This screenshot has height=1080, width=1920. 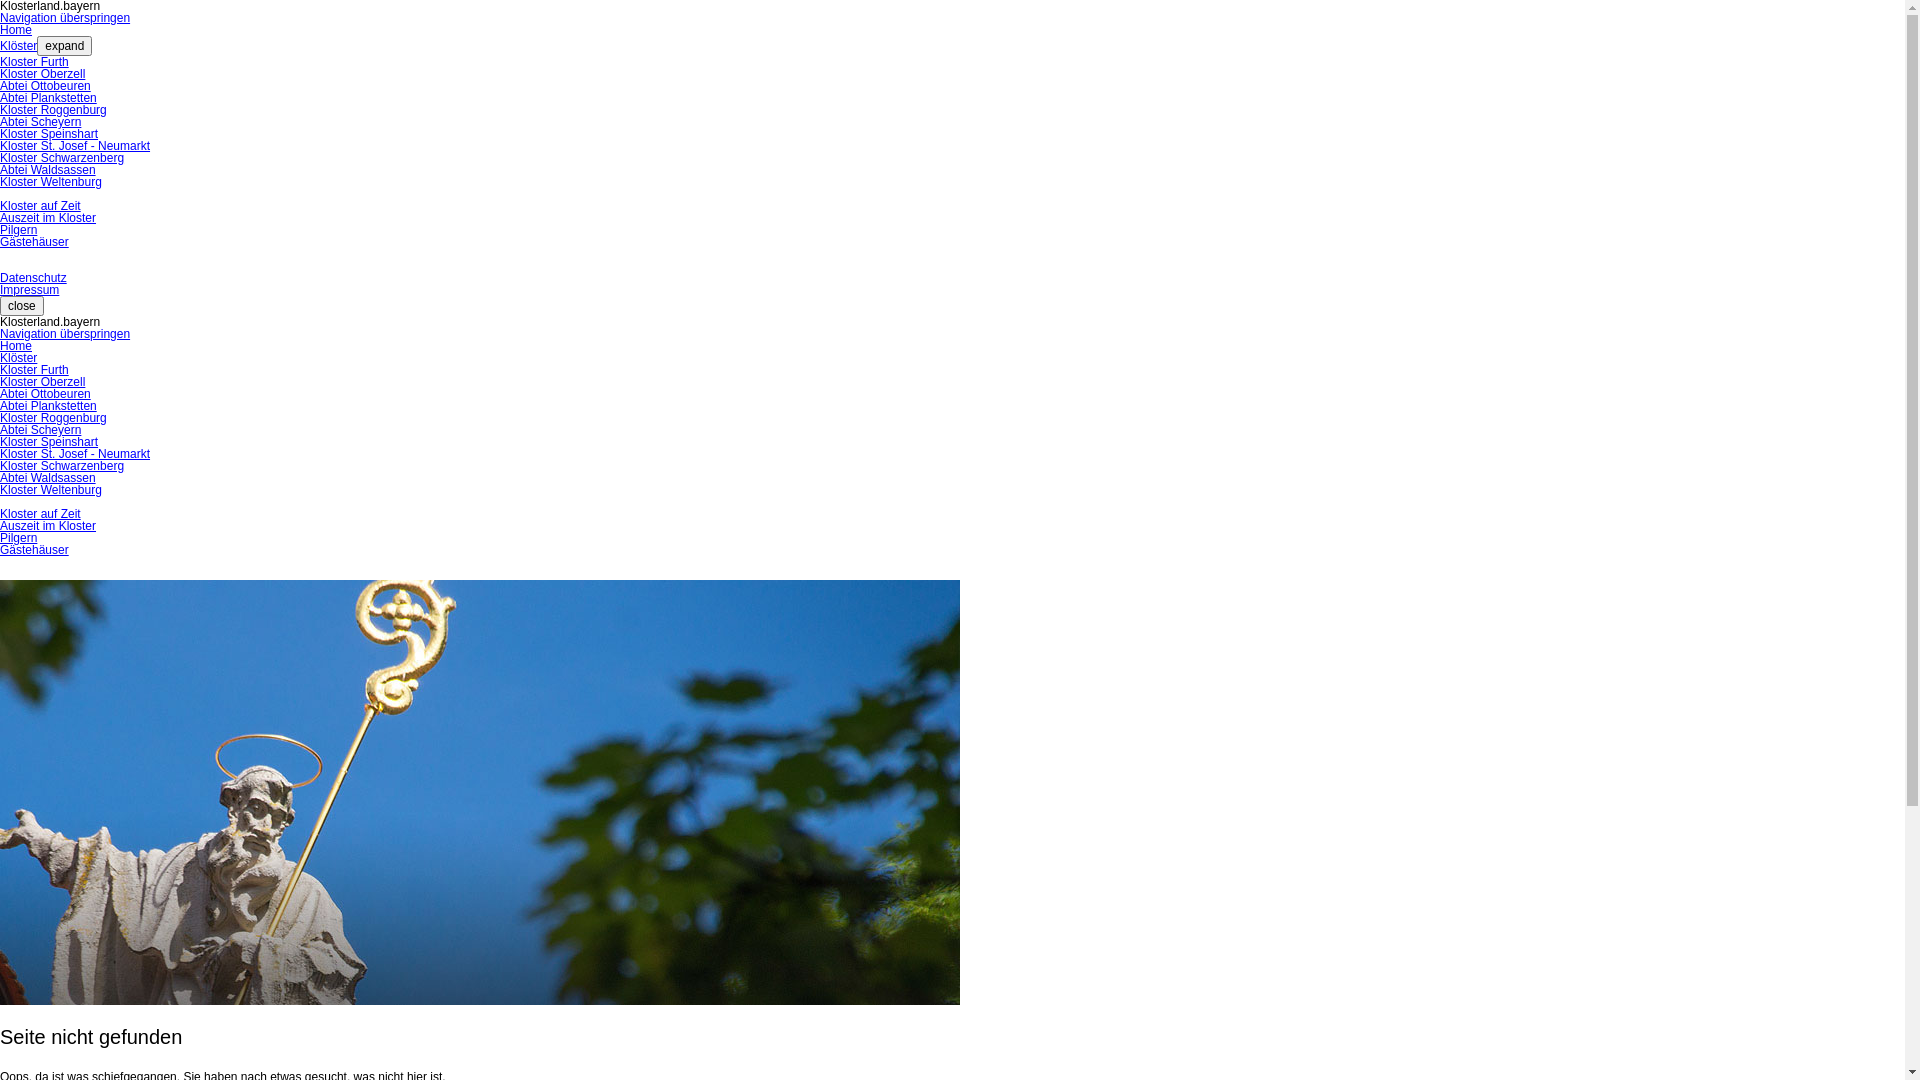 I want to click on ' ', so click(x=0, y=574).